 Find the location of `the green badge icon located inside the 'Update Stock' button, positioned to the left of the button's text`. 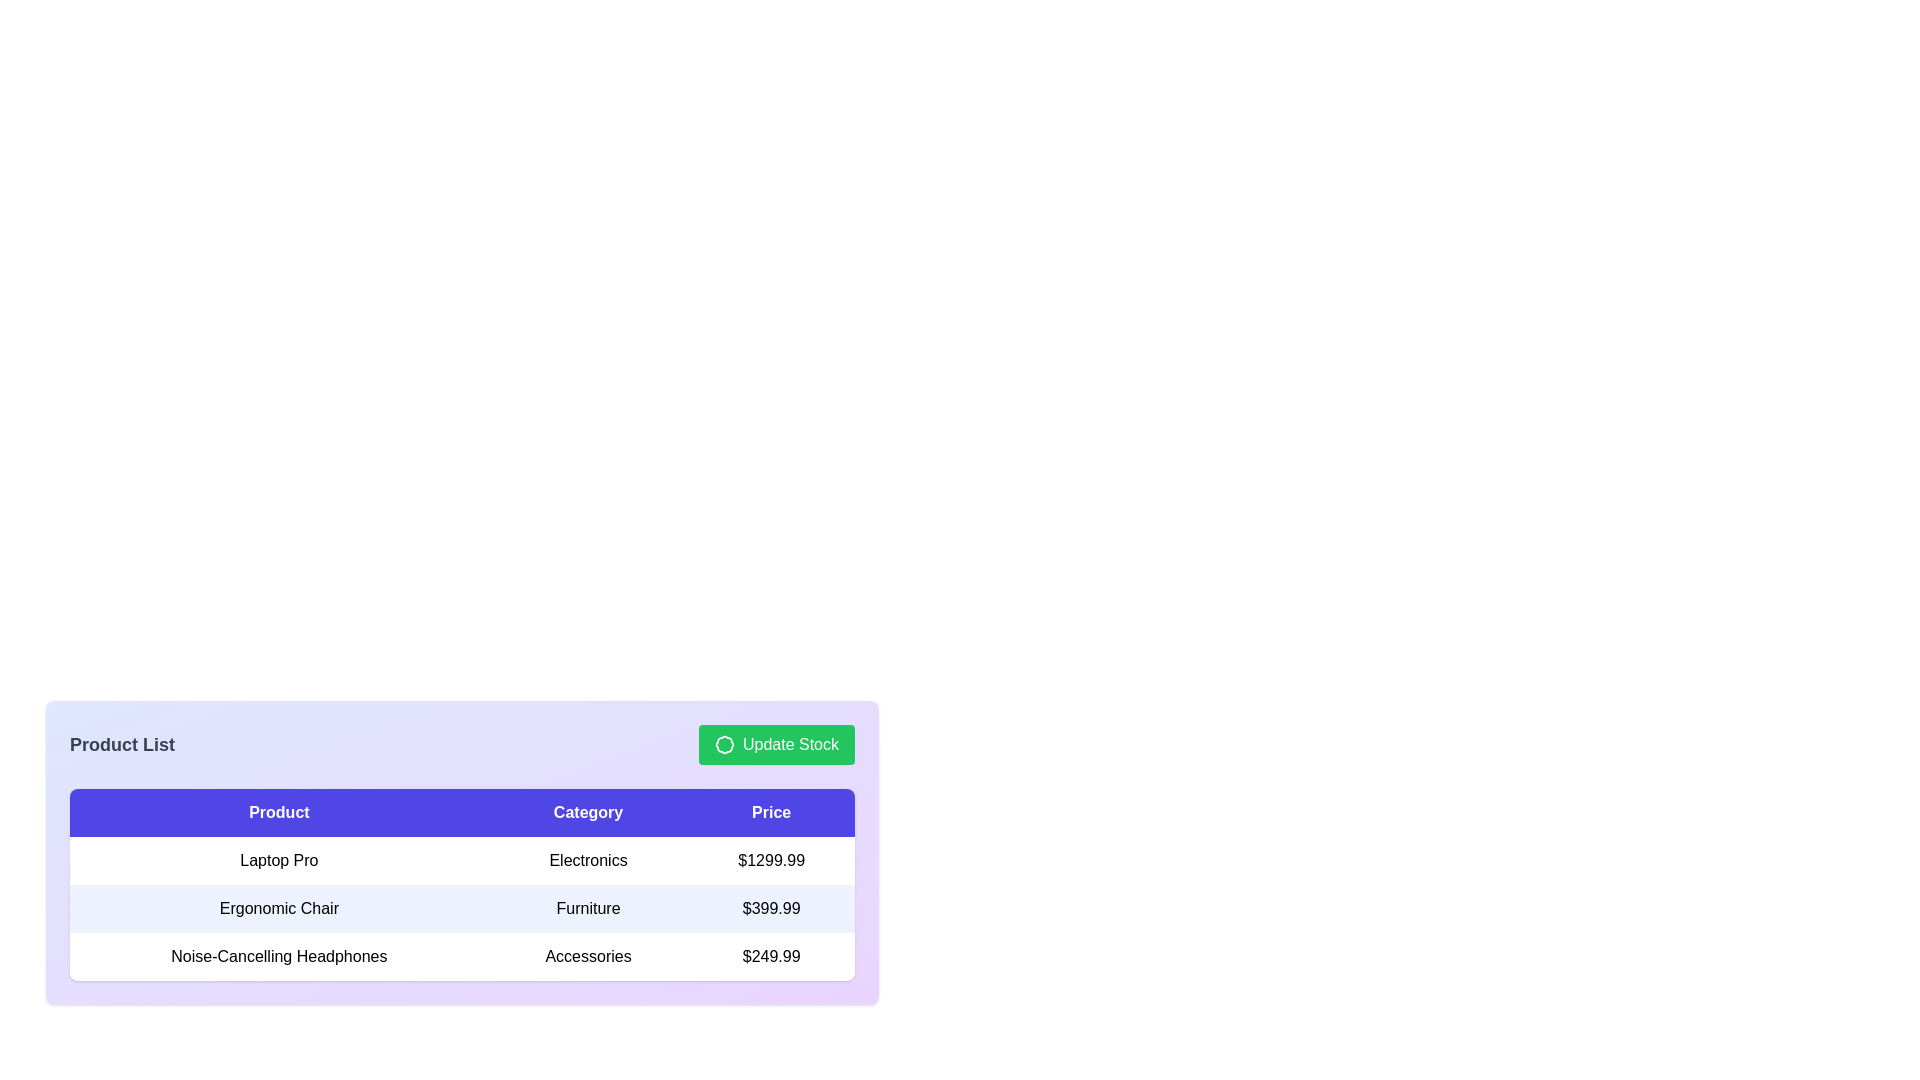

the green badge icon located inside the 'Update Stock' button, positioned to the left of the button's text is located at coordinates (723, 744).